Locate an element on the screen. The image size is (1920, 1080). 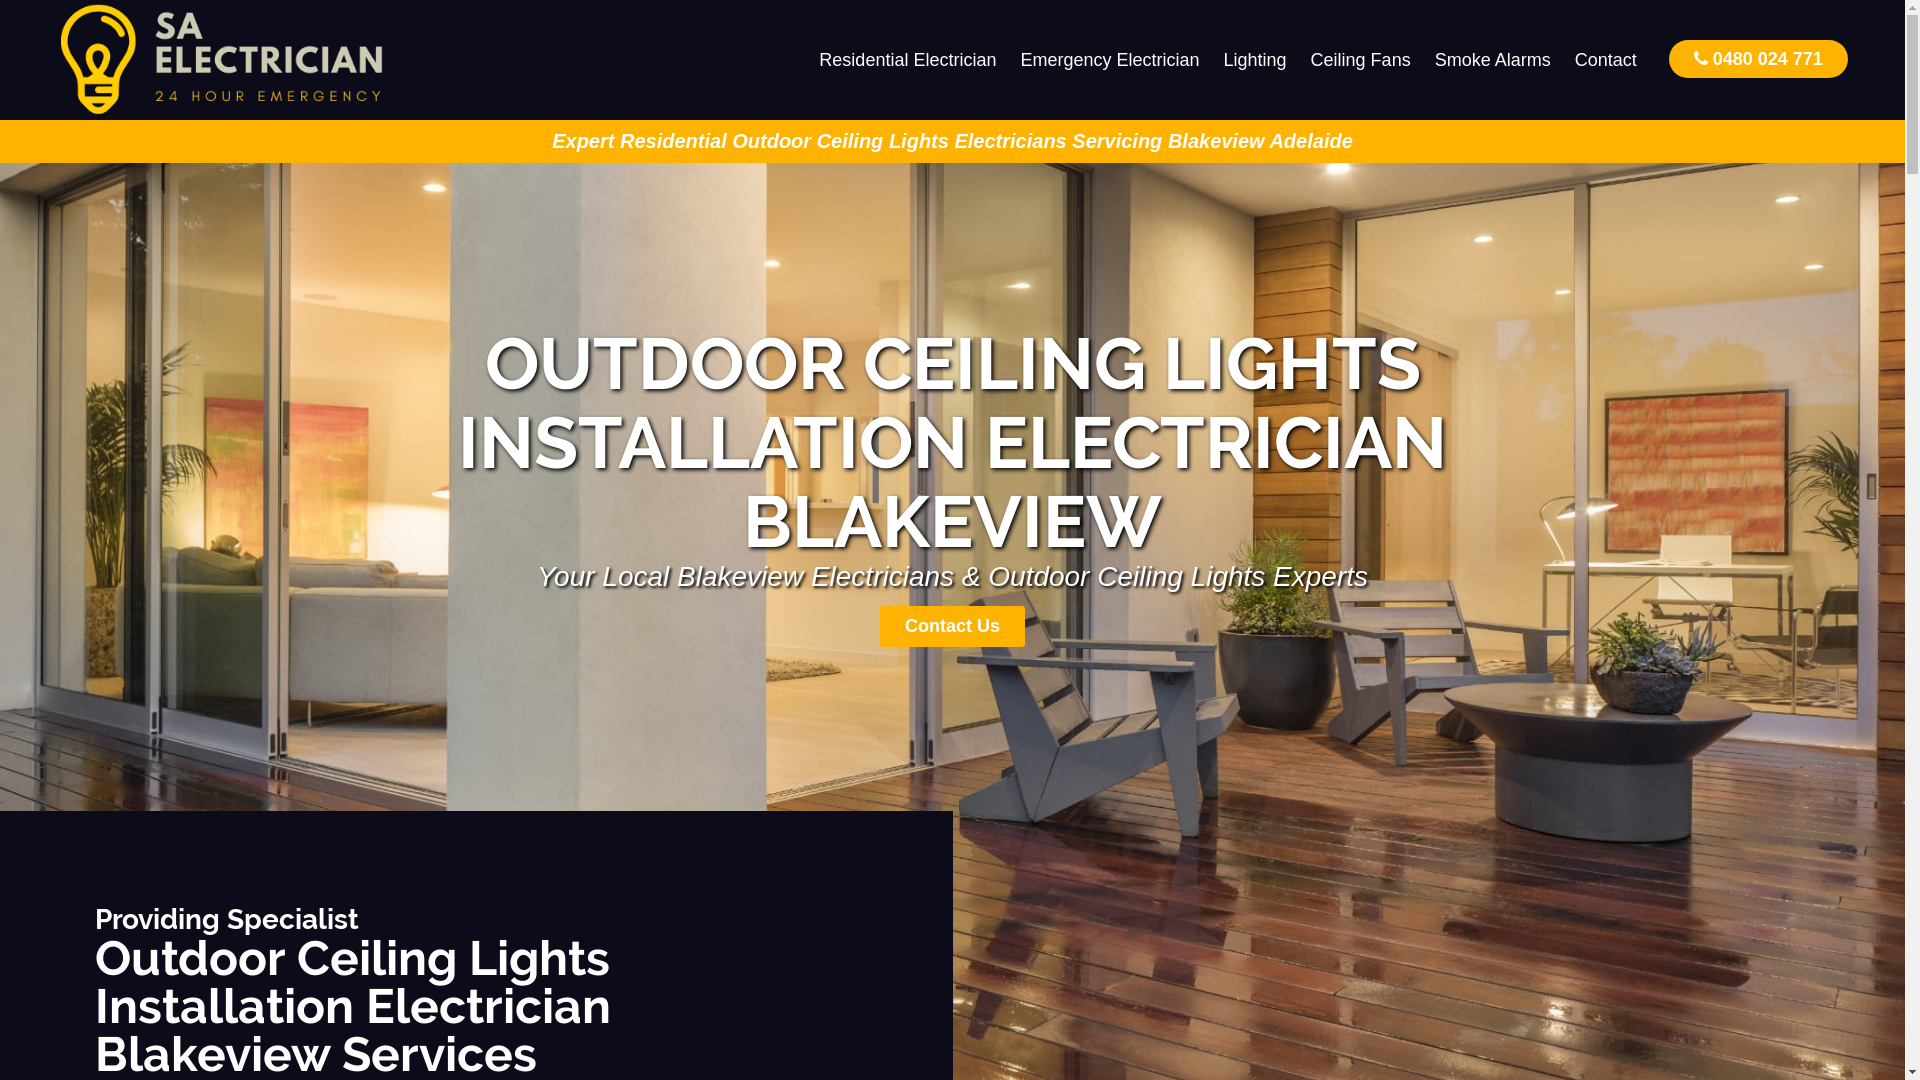
'Ceiling Fans' is located at coordinates (1360, 59).